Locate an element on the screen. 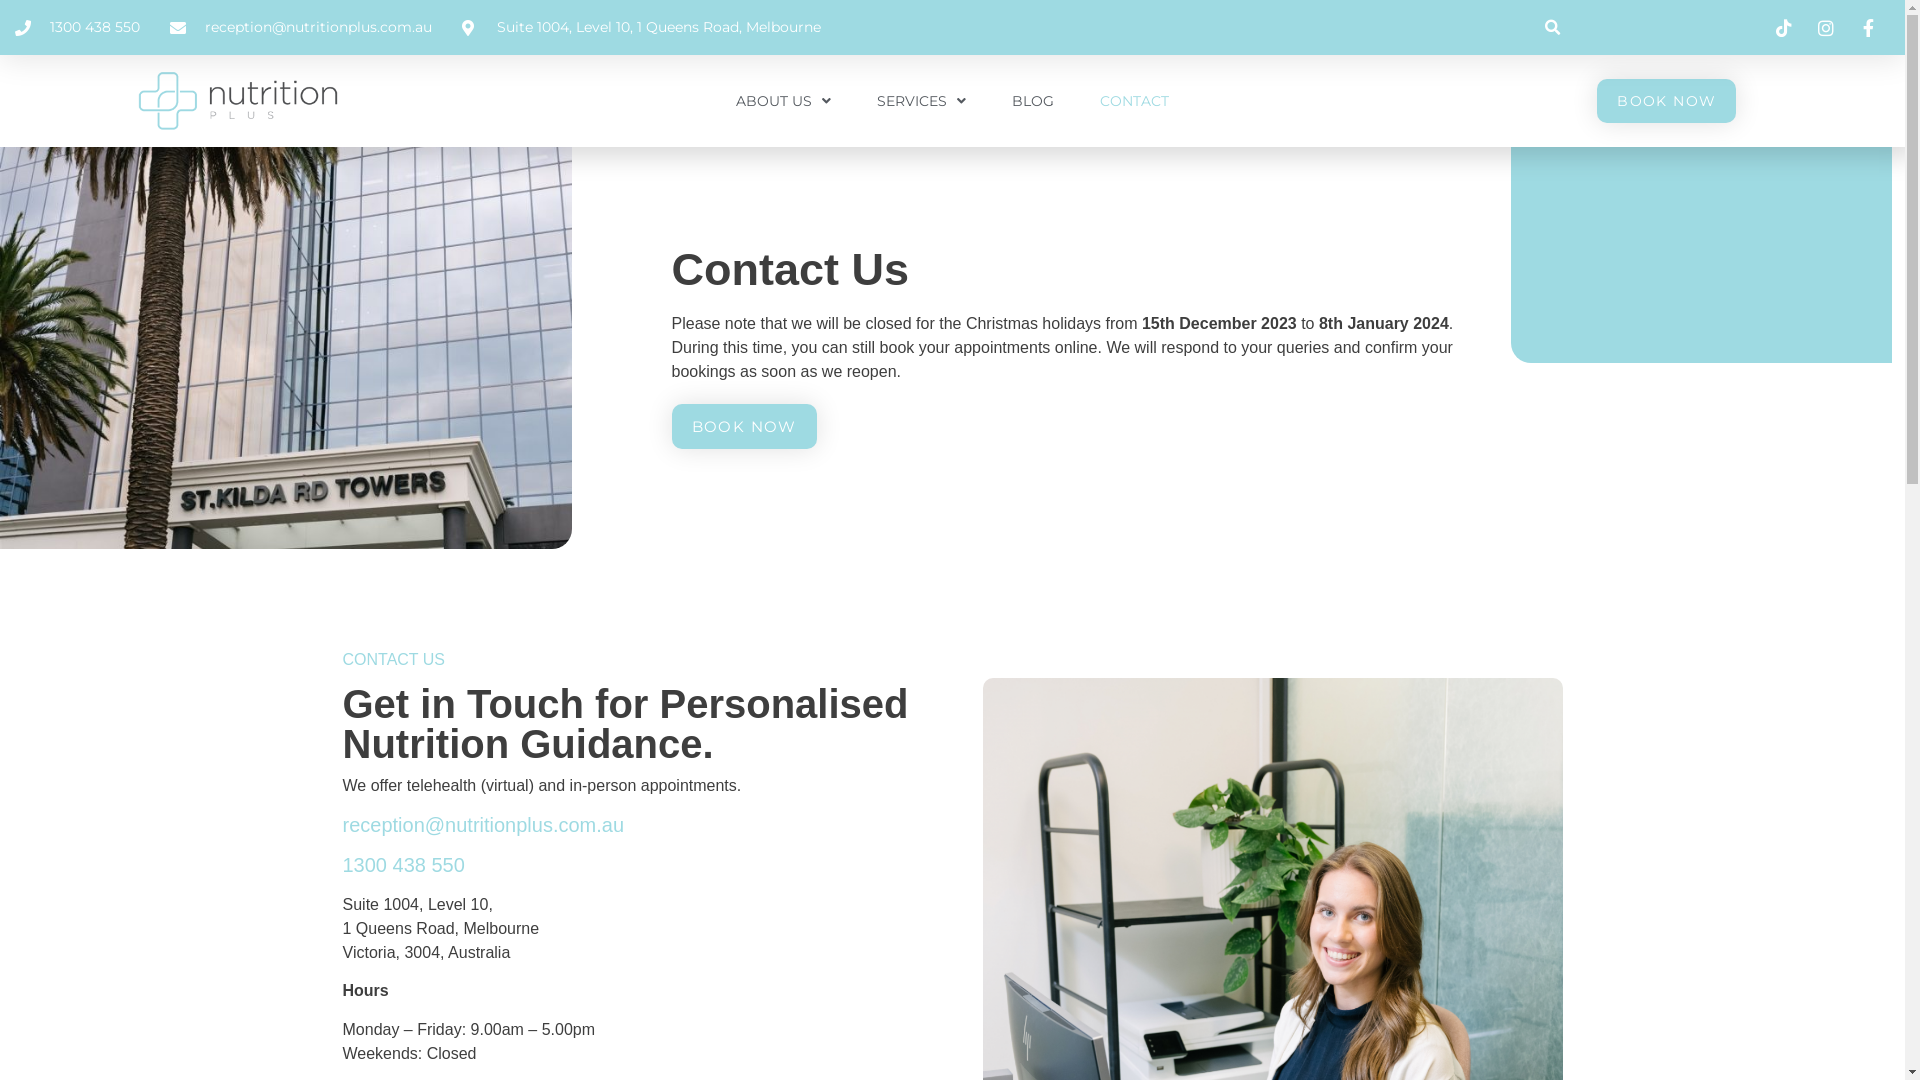 This screenshot has height=1080, width=1920. 'BOOK NOW' is located at coordinates (1666, 100).